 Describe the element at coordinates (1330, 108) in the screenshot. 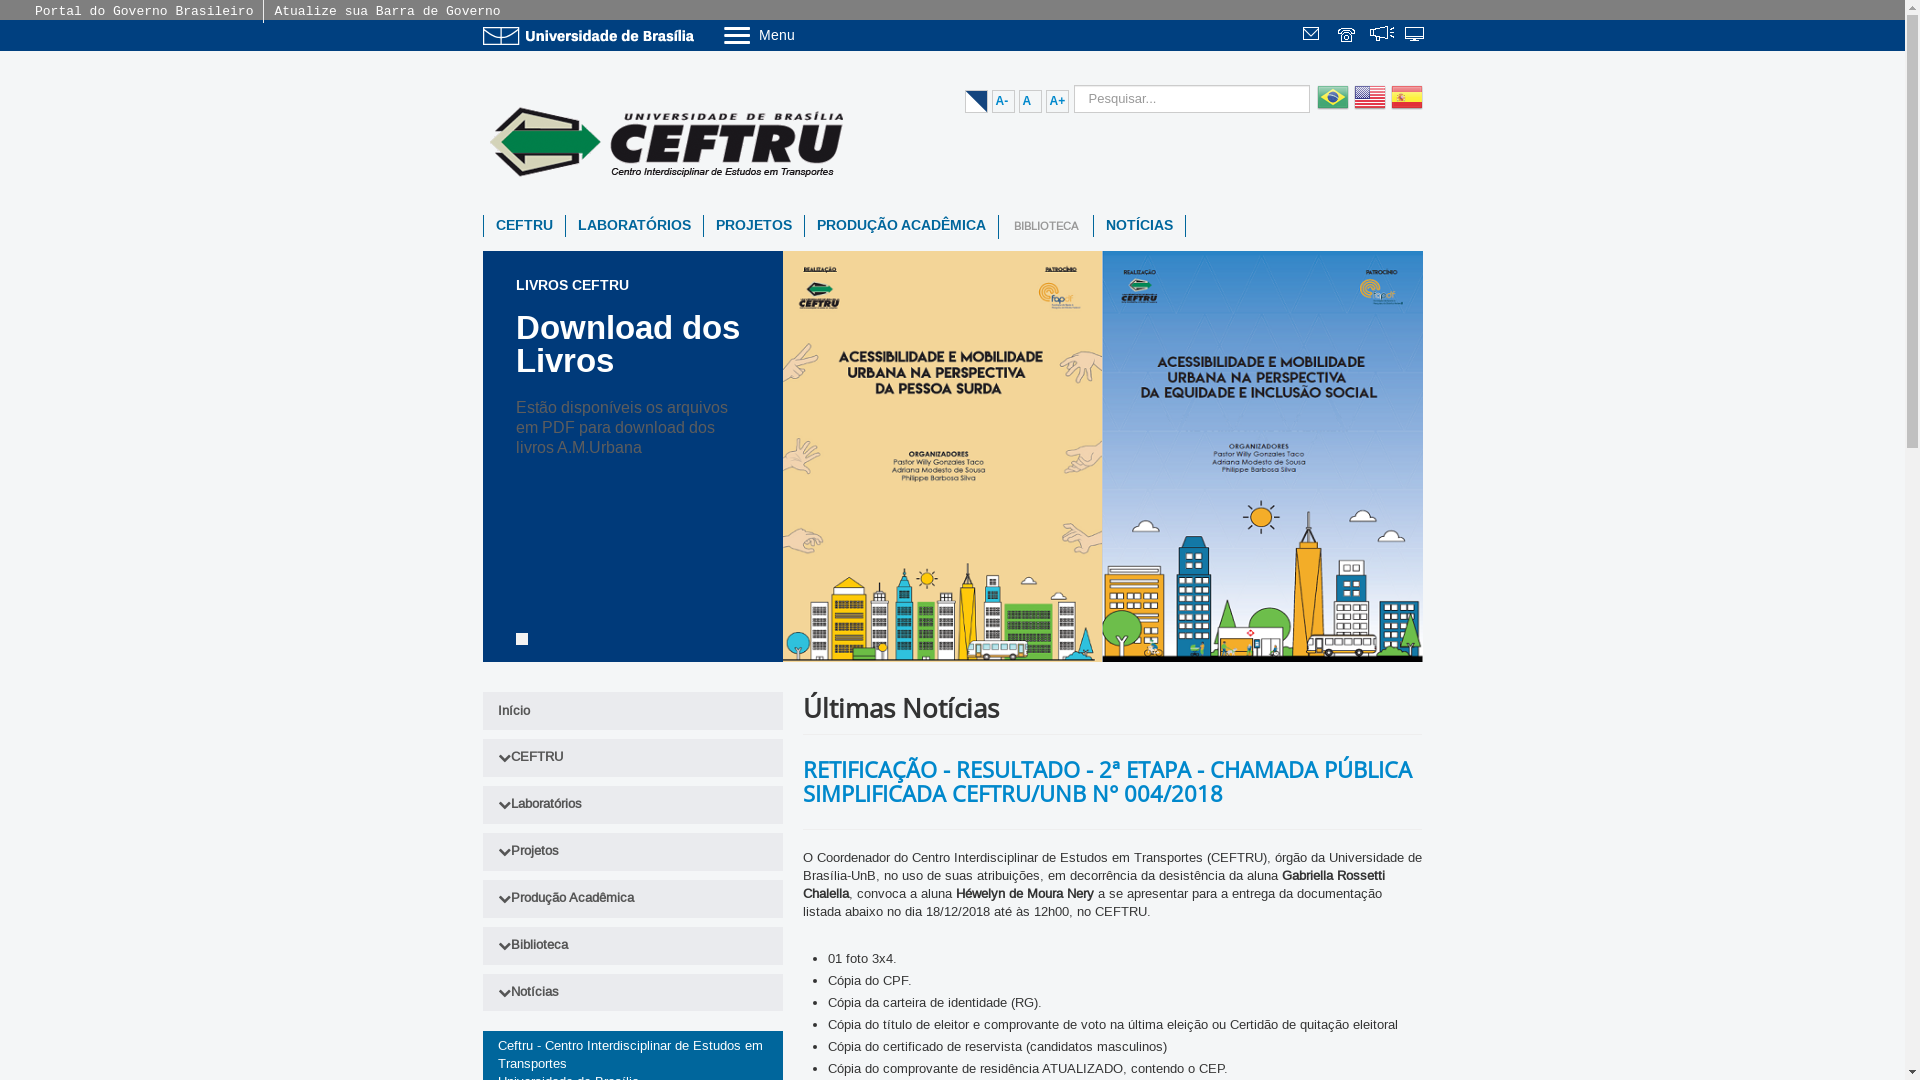

I see `'Portuguese'` at that location.